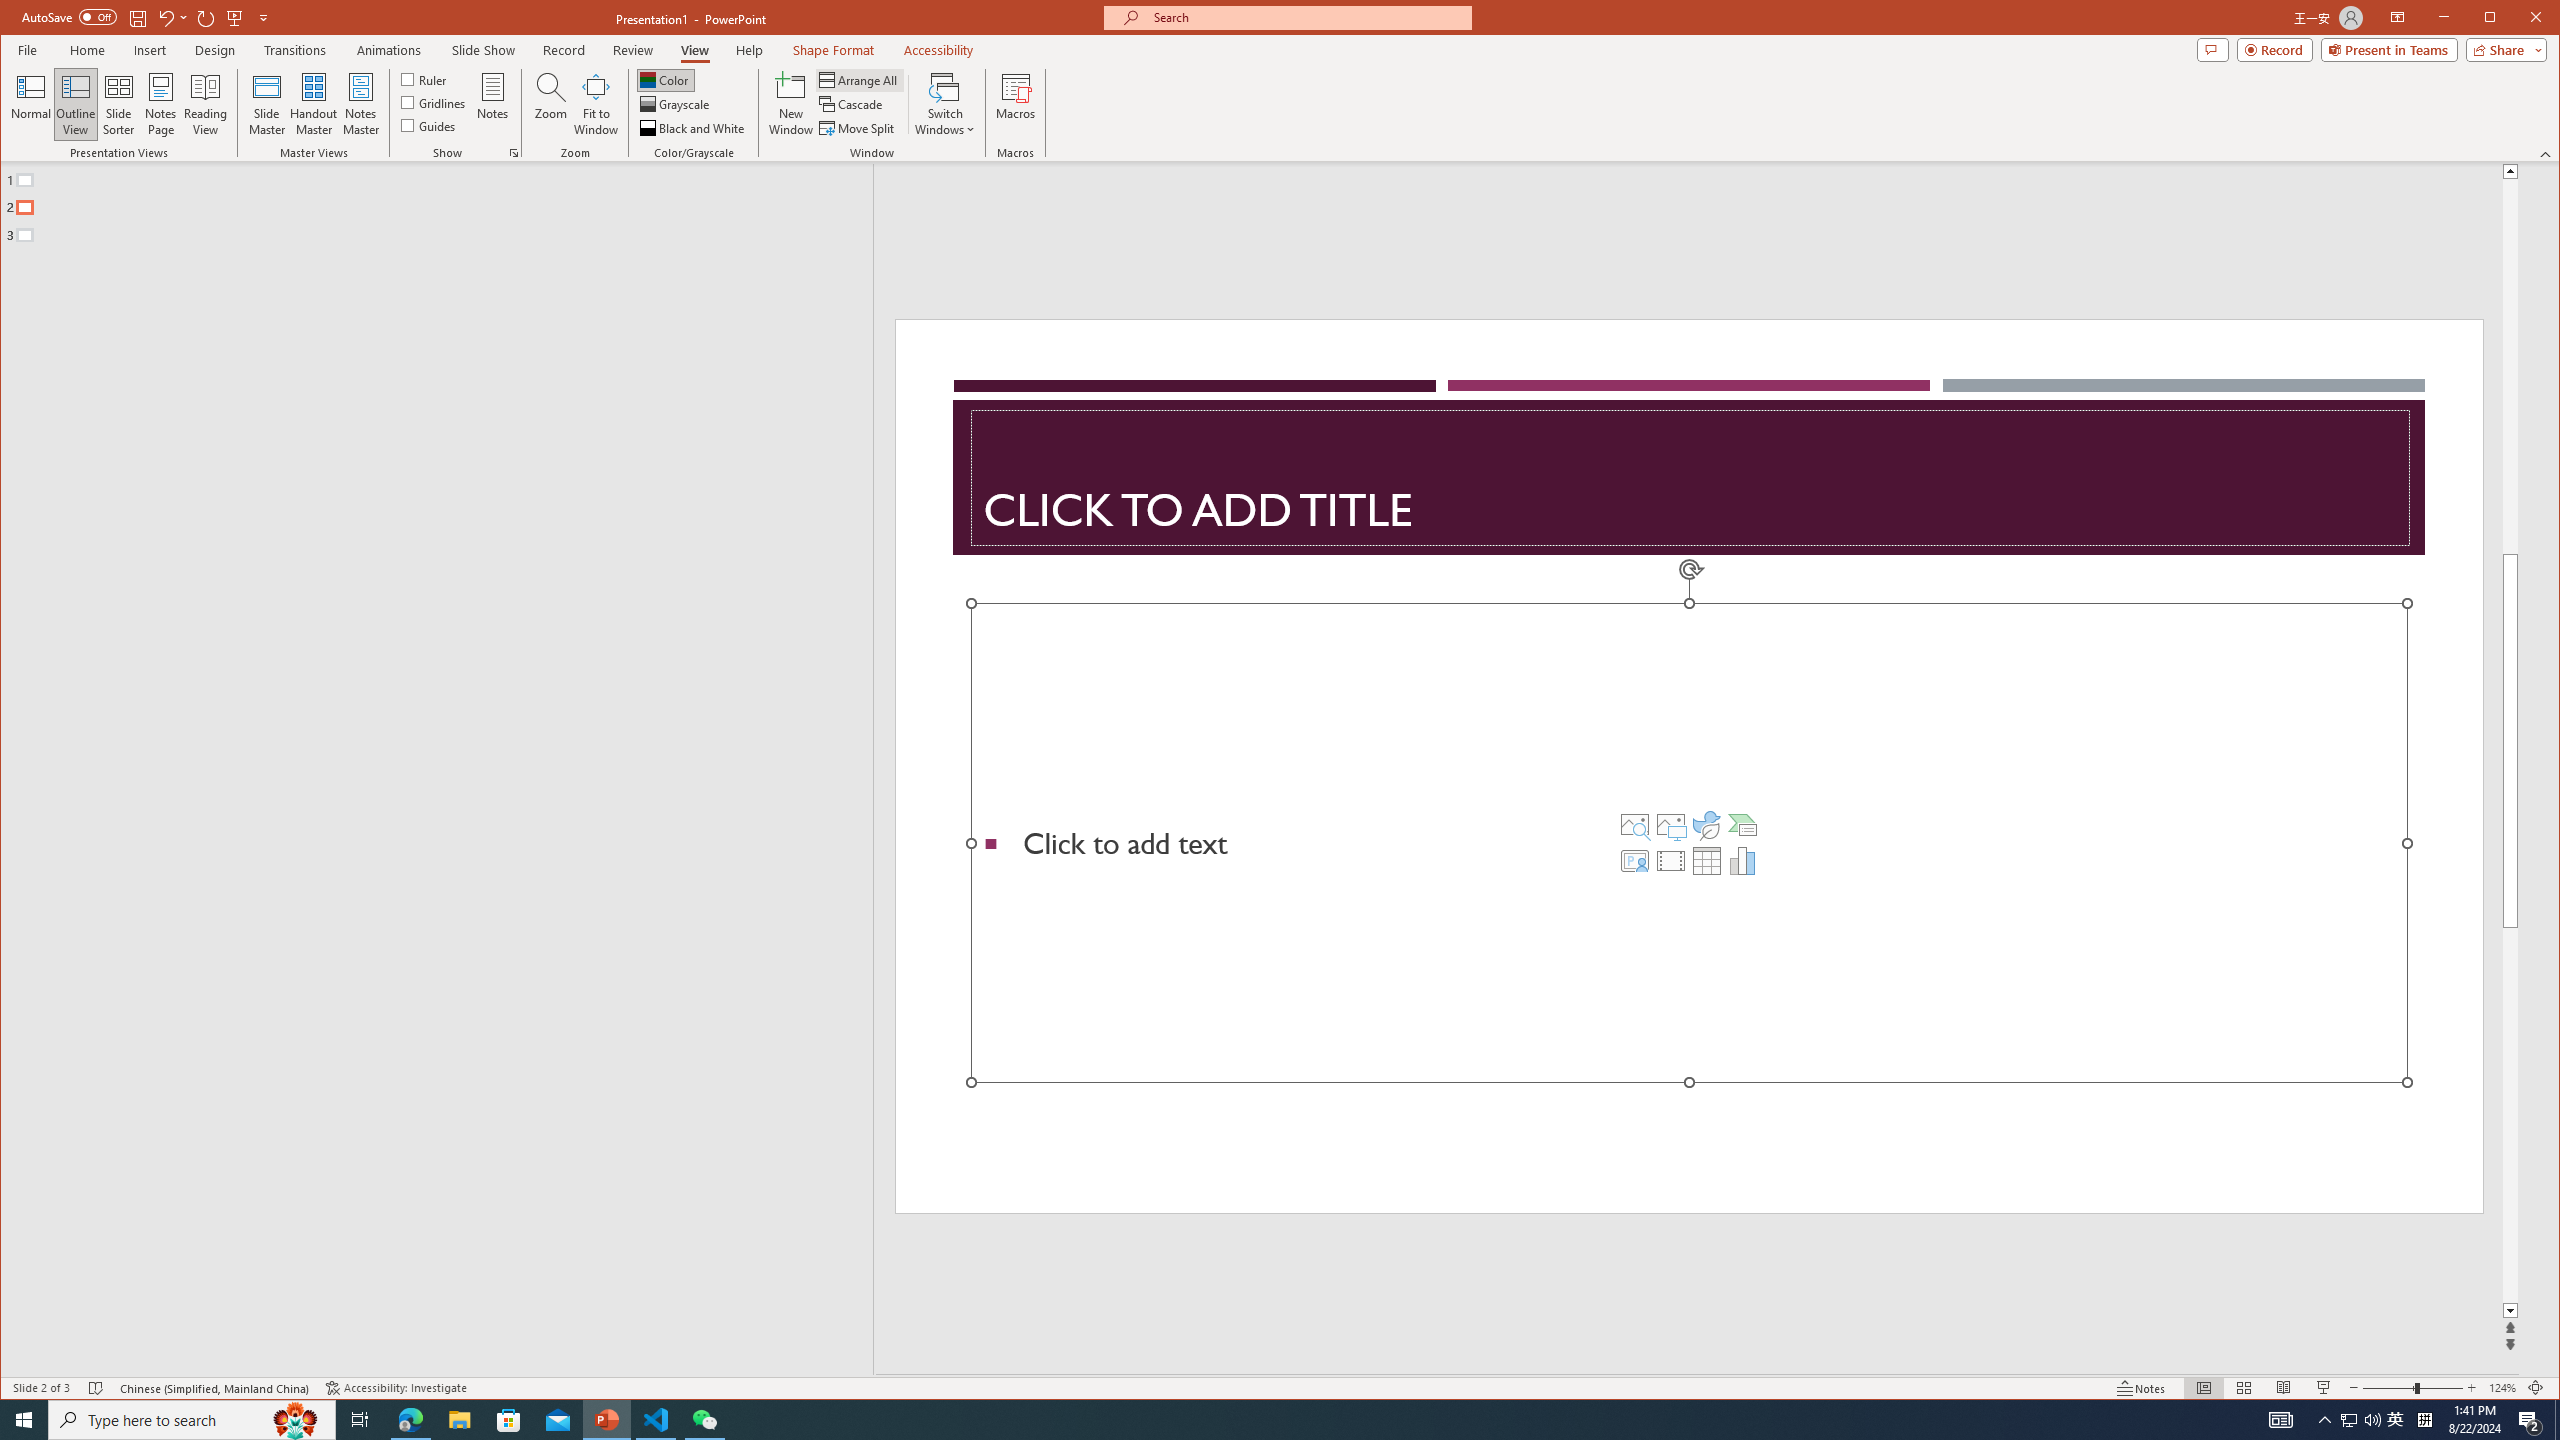 The image size is (2560, 1440). Describe the element at coordinates (409, 1418) in the screenshot. I see `'Microsoft Edge - 1 running window'` at that location.